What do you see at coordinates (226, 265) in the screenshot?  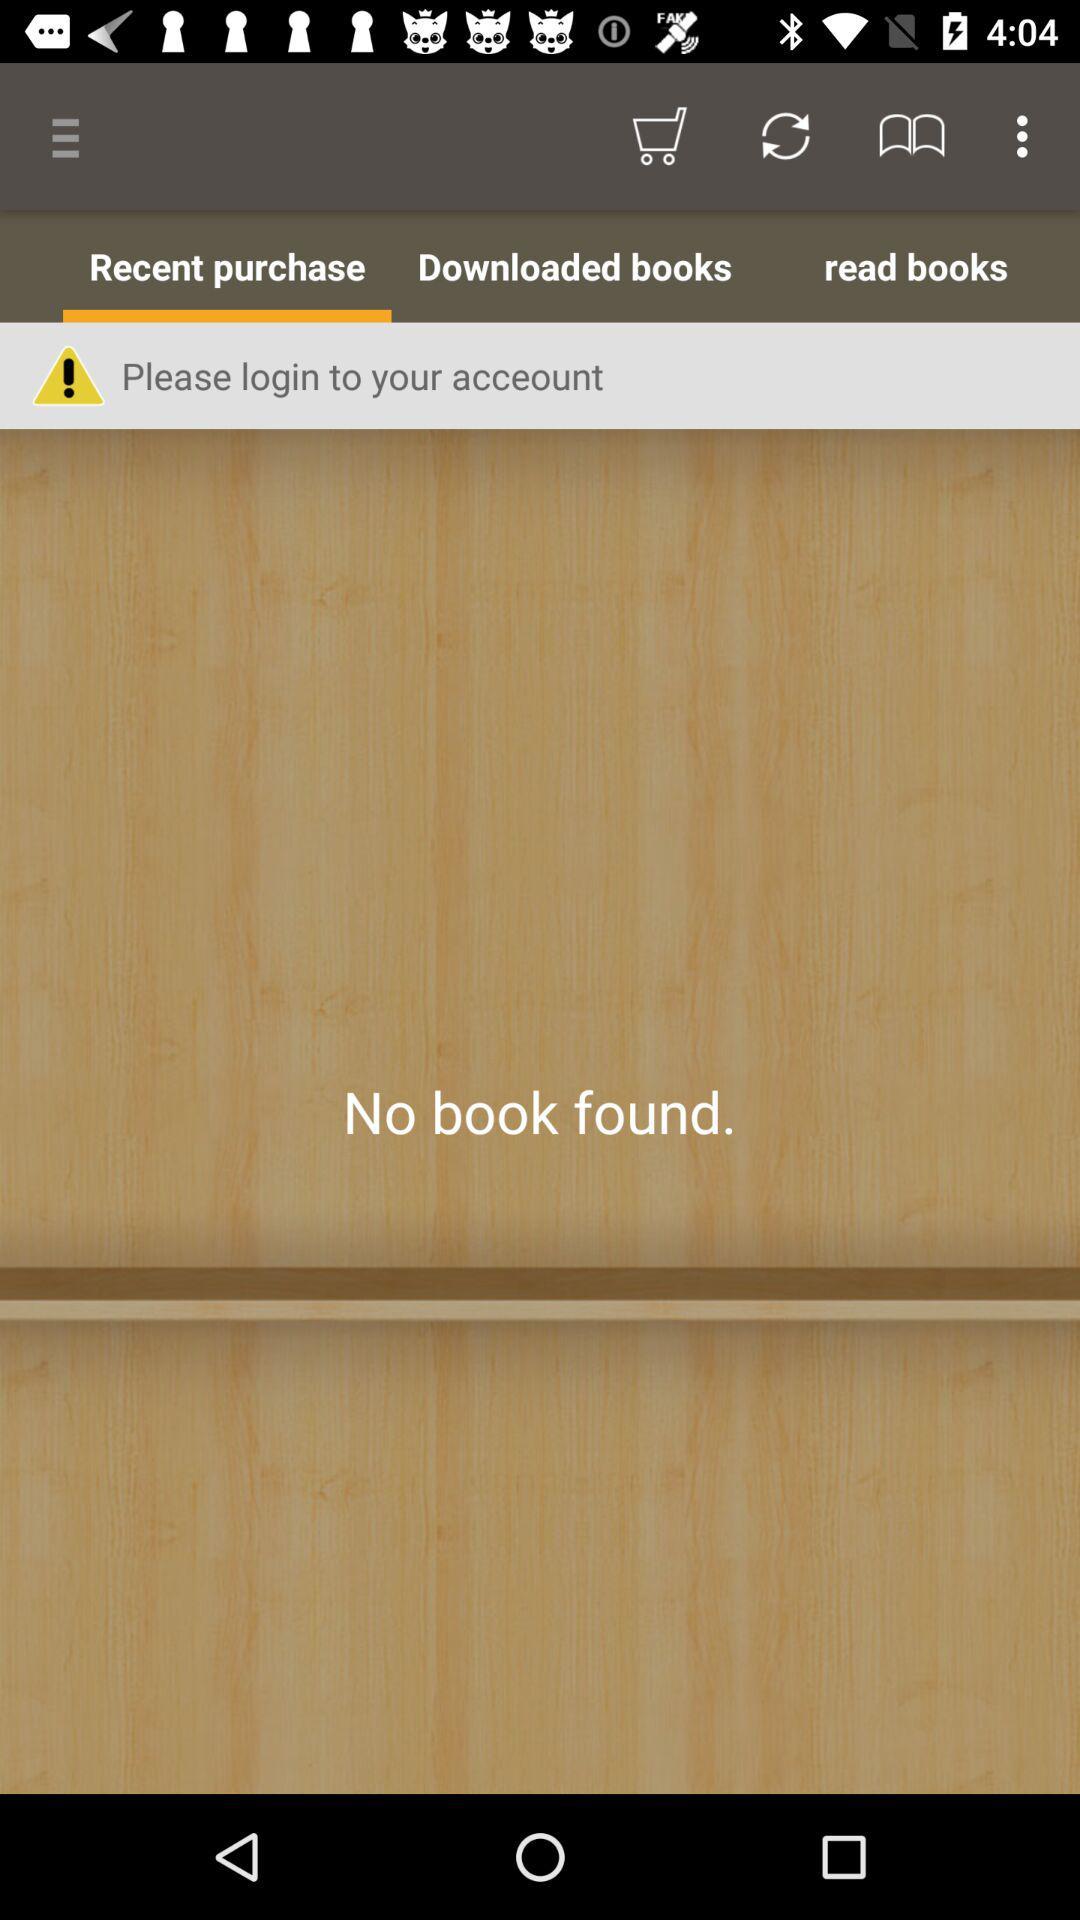 I see `the recent purchase app` at bounding box center [226, 265].